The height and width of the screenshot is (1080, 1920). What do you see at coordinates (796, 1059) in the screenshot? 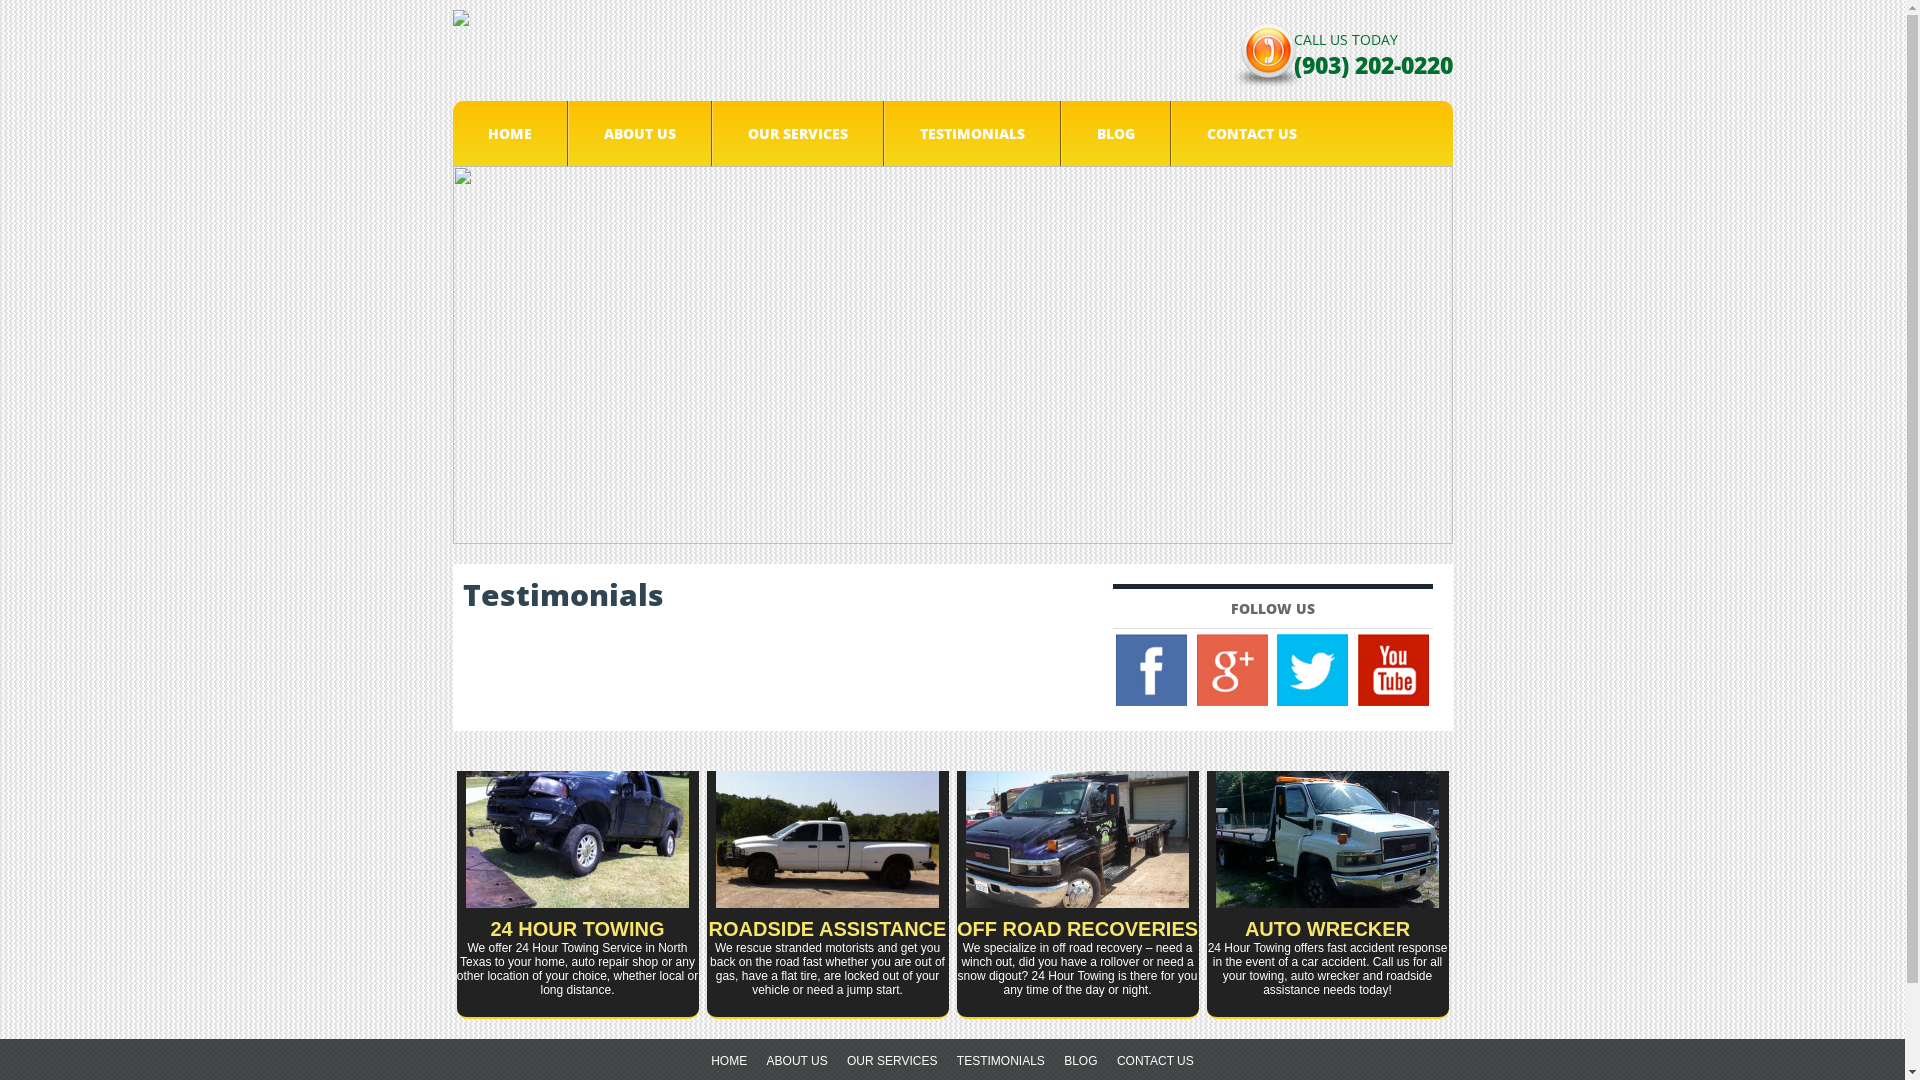
I see `'ABOUT US'` at bounding box center [796, 1059].